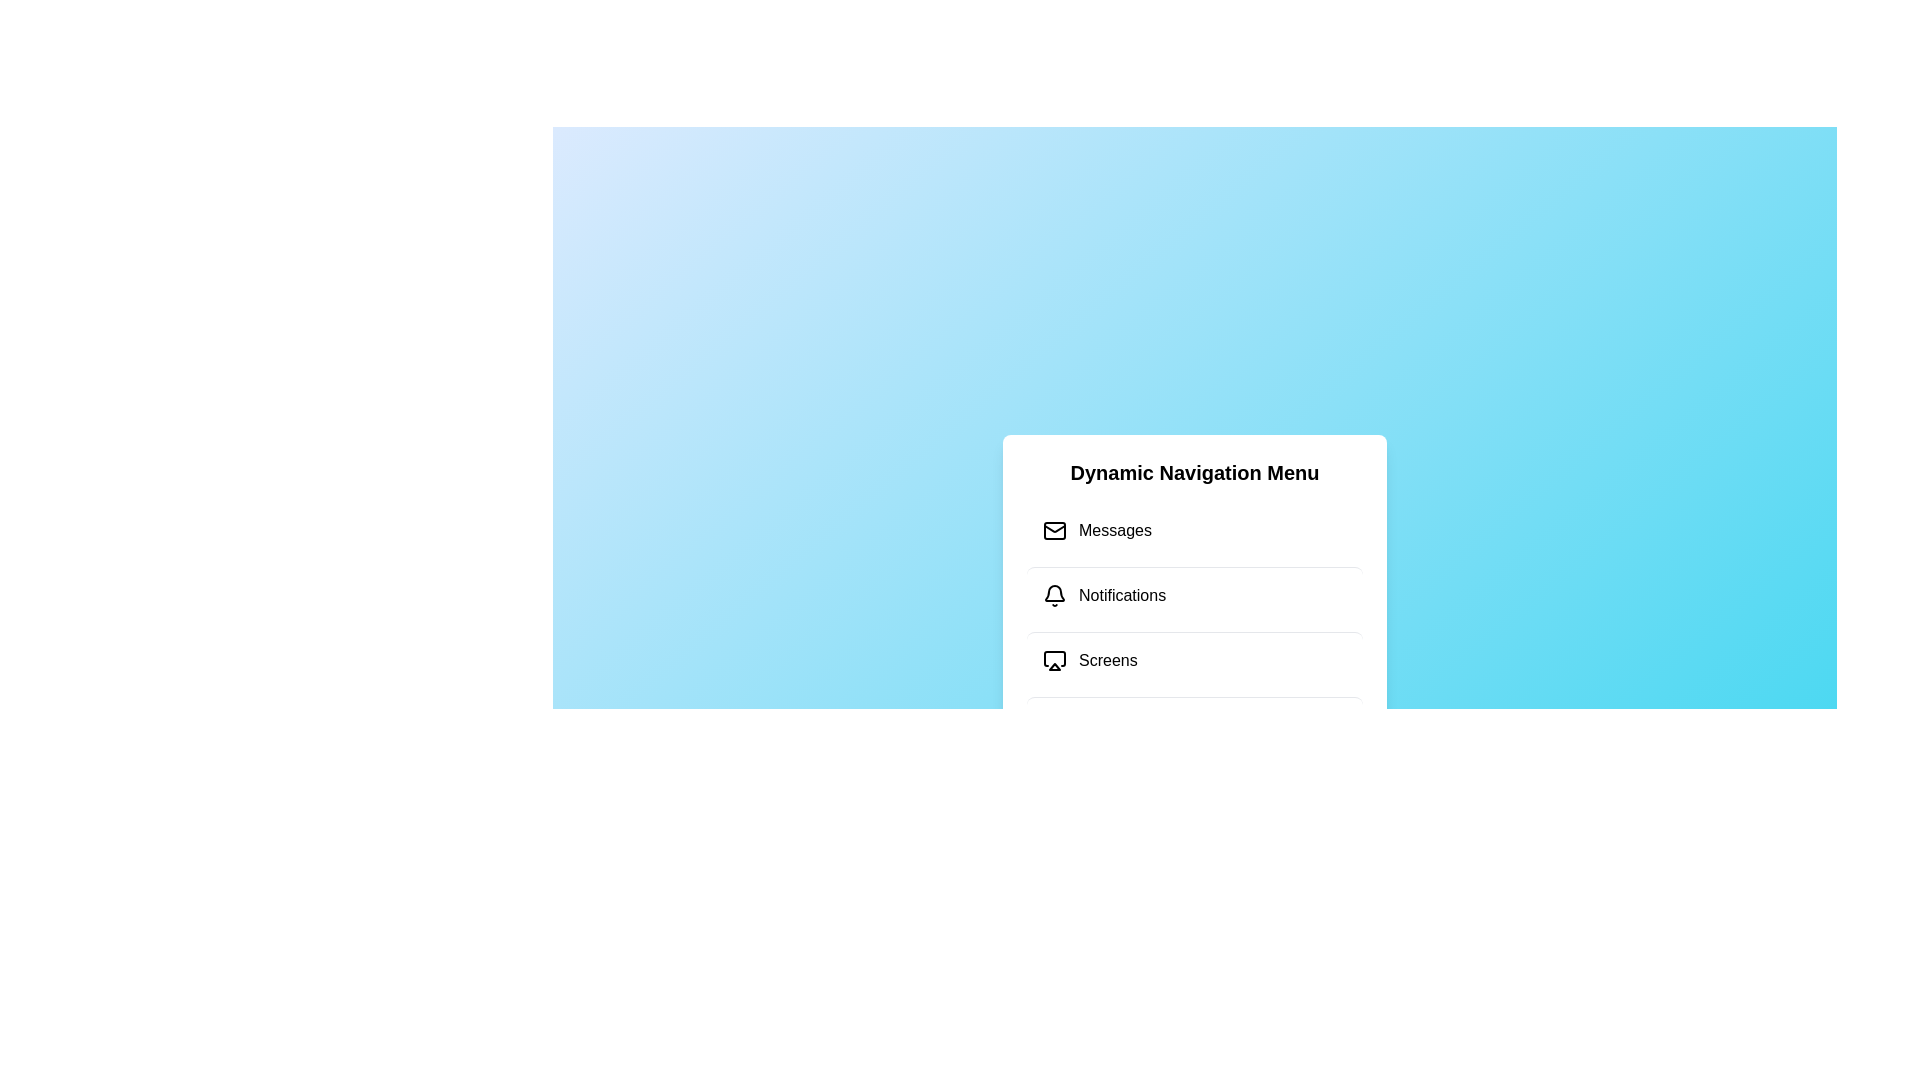 This screenshot has width=1920, height=1080. Describe the element at coordinates (1054, 530) in the screenshot. I see `the icon associated with the menu item Messages` at that location.